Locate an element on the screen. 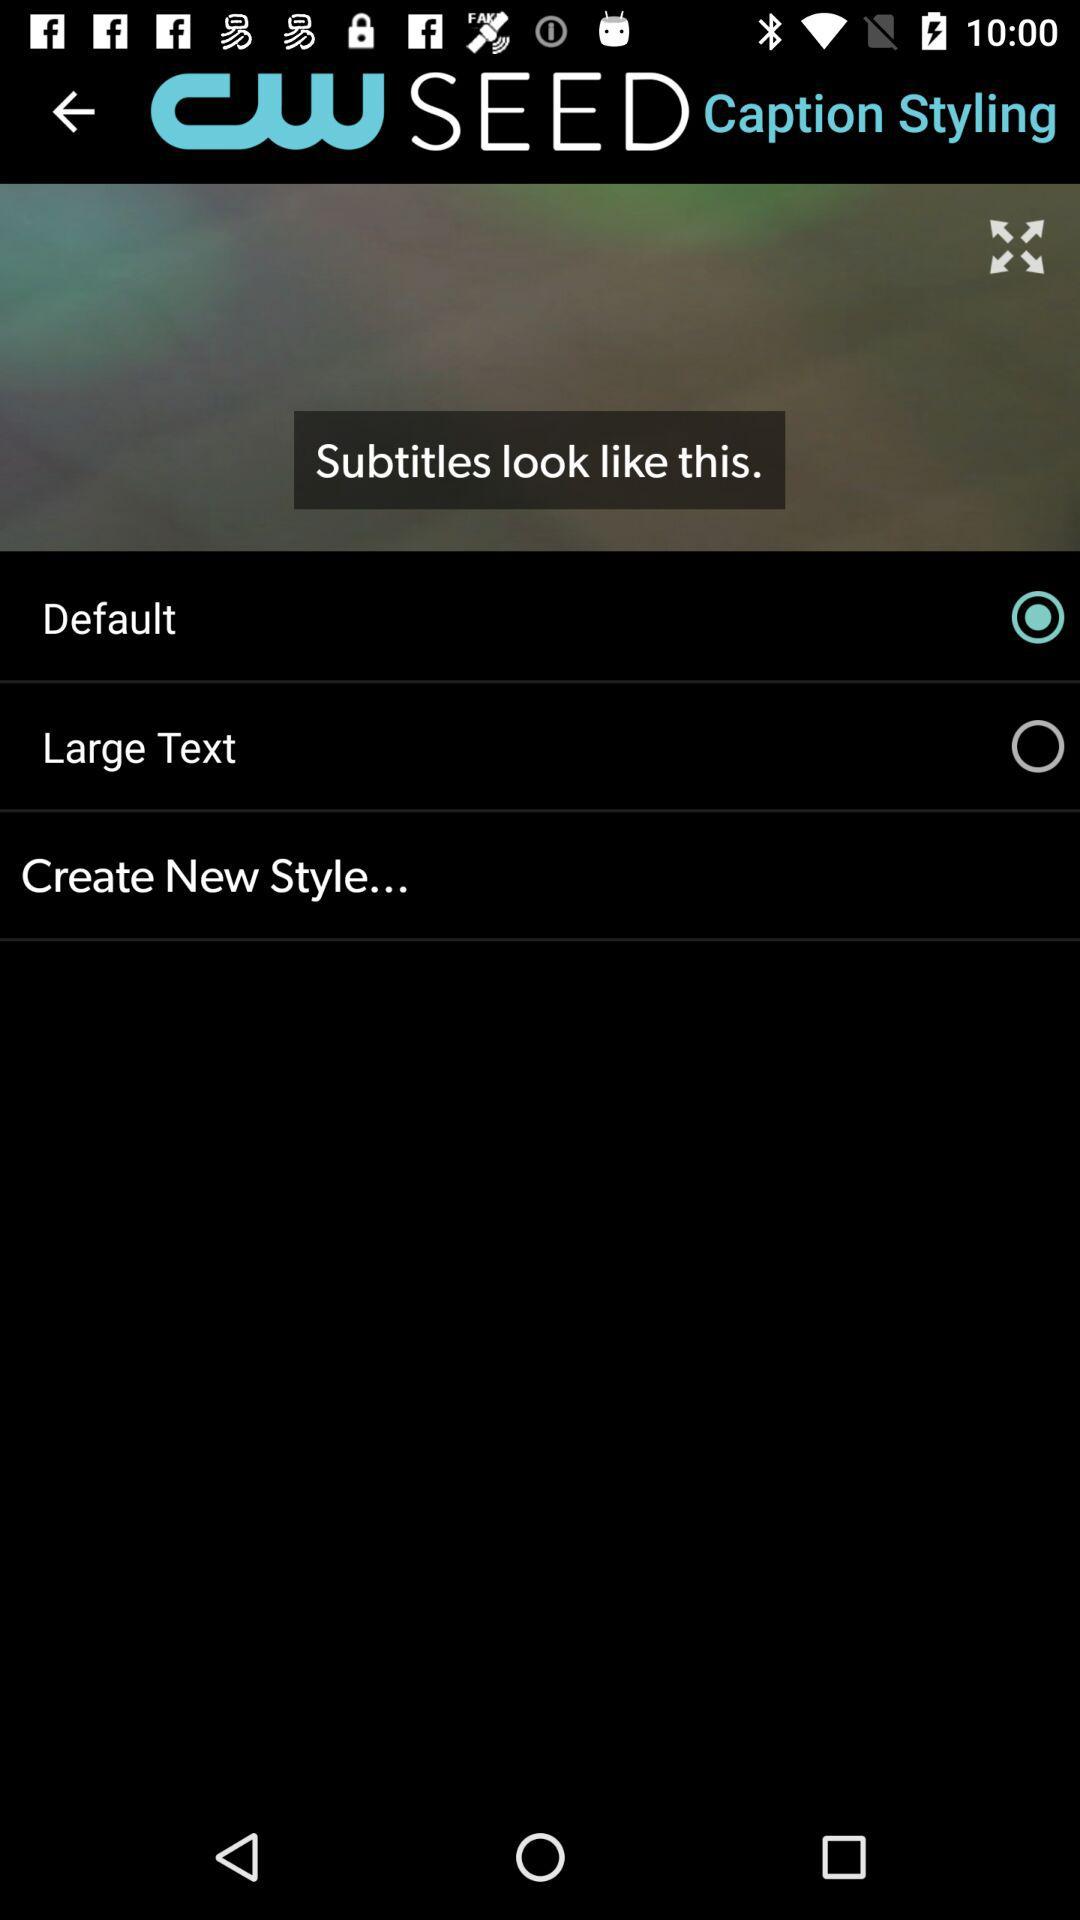 The width and height of the screenshot is (1080, 1920). the icon above the large text icon is located at coordinates (540, 616).